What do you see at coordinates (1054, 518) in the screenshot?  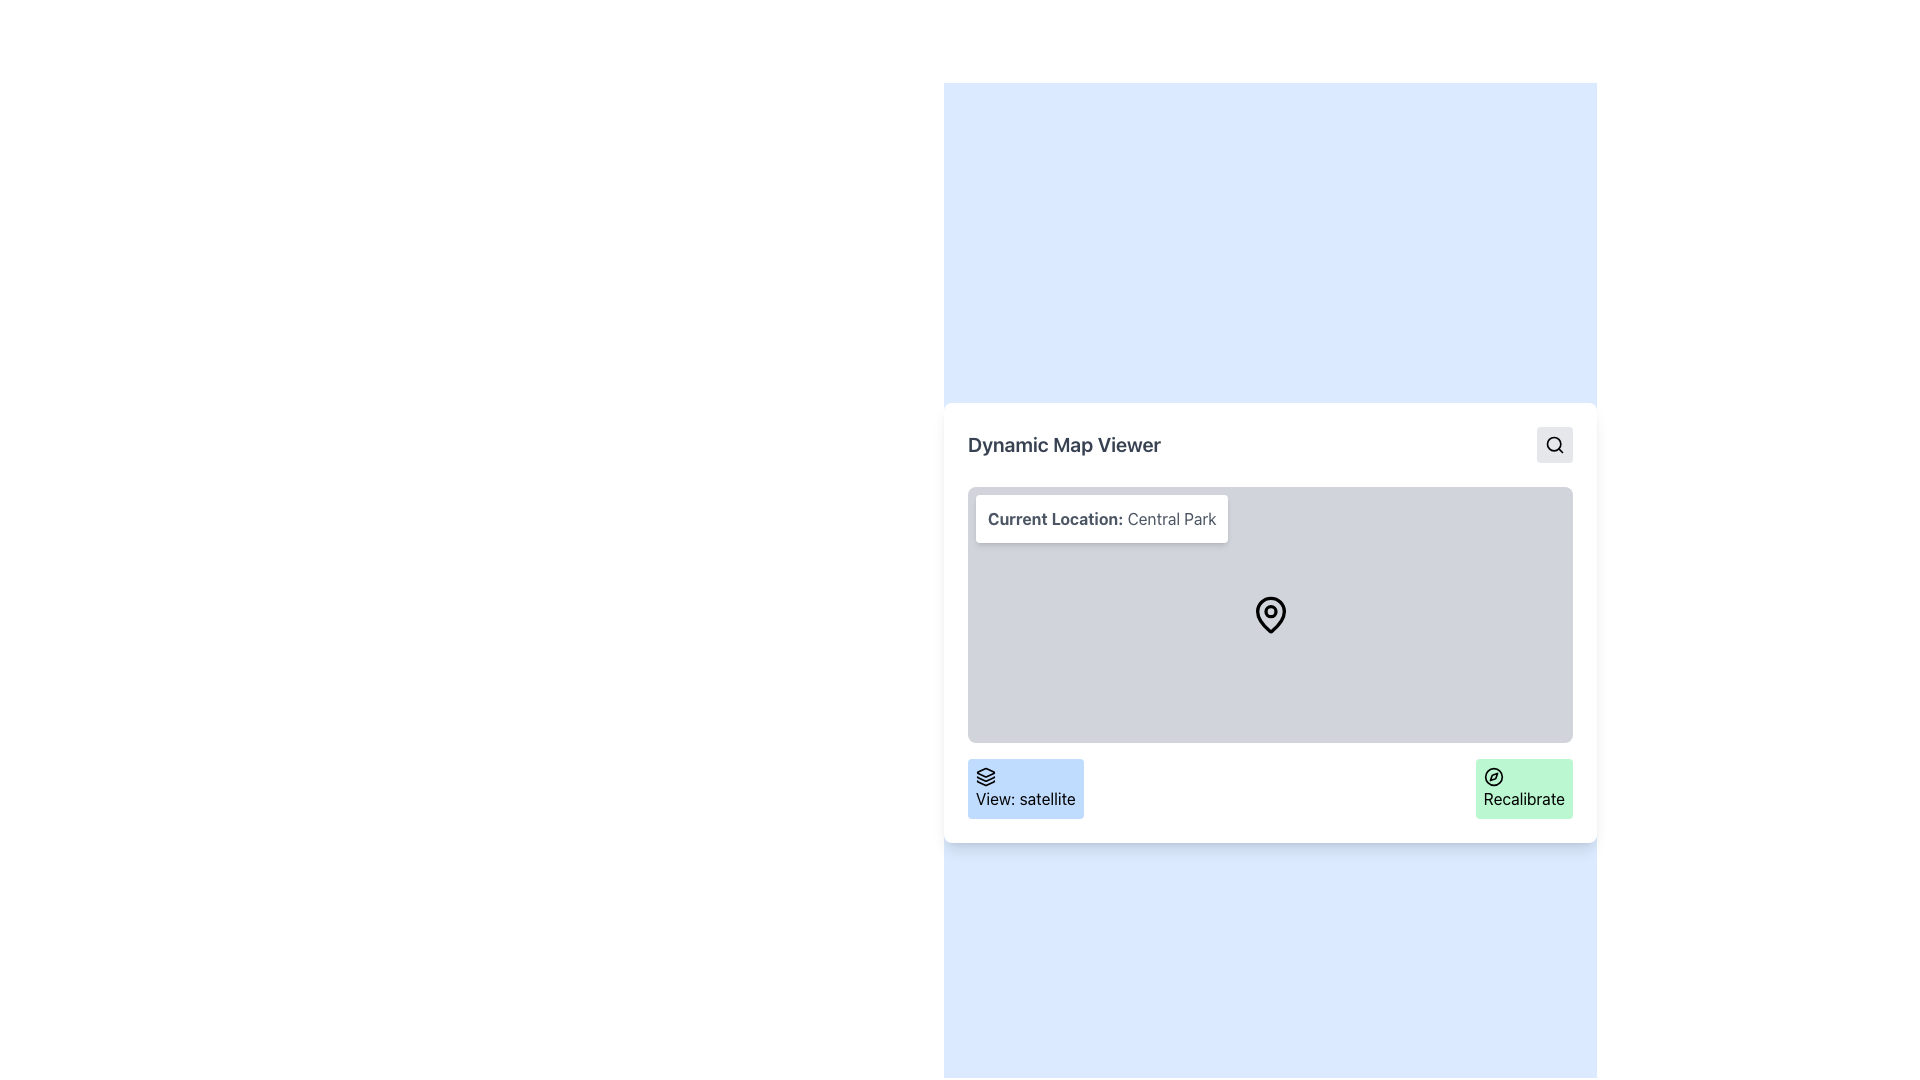 I see `the Static Text Label displaying 'Current Location:' which is positioned above the map area and to the left of 'Central Park'` at bounding box center [1054, 518].